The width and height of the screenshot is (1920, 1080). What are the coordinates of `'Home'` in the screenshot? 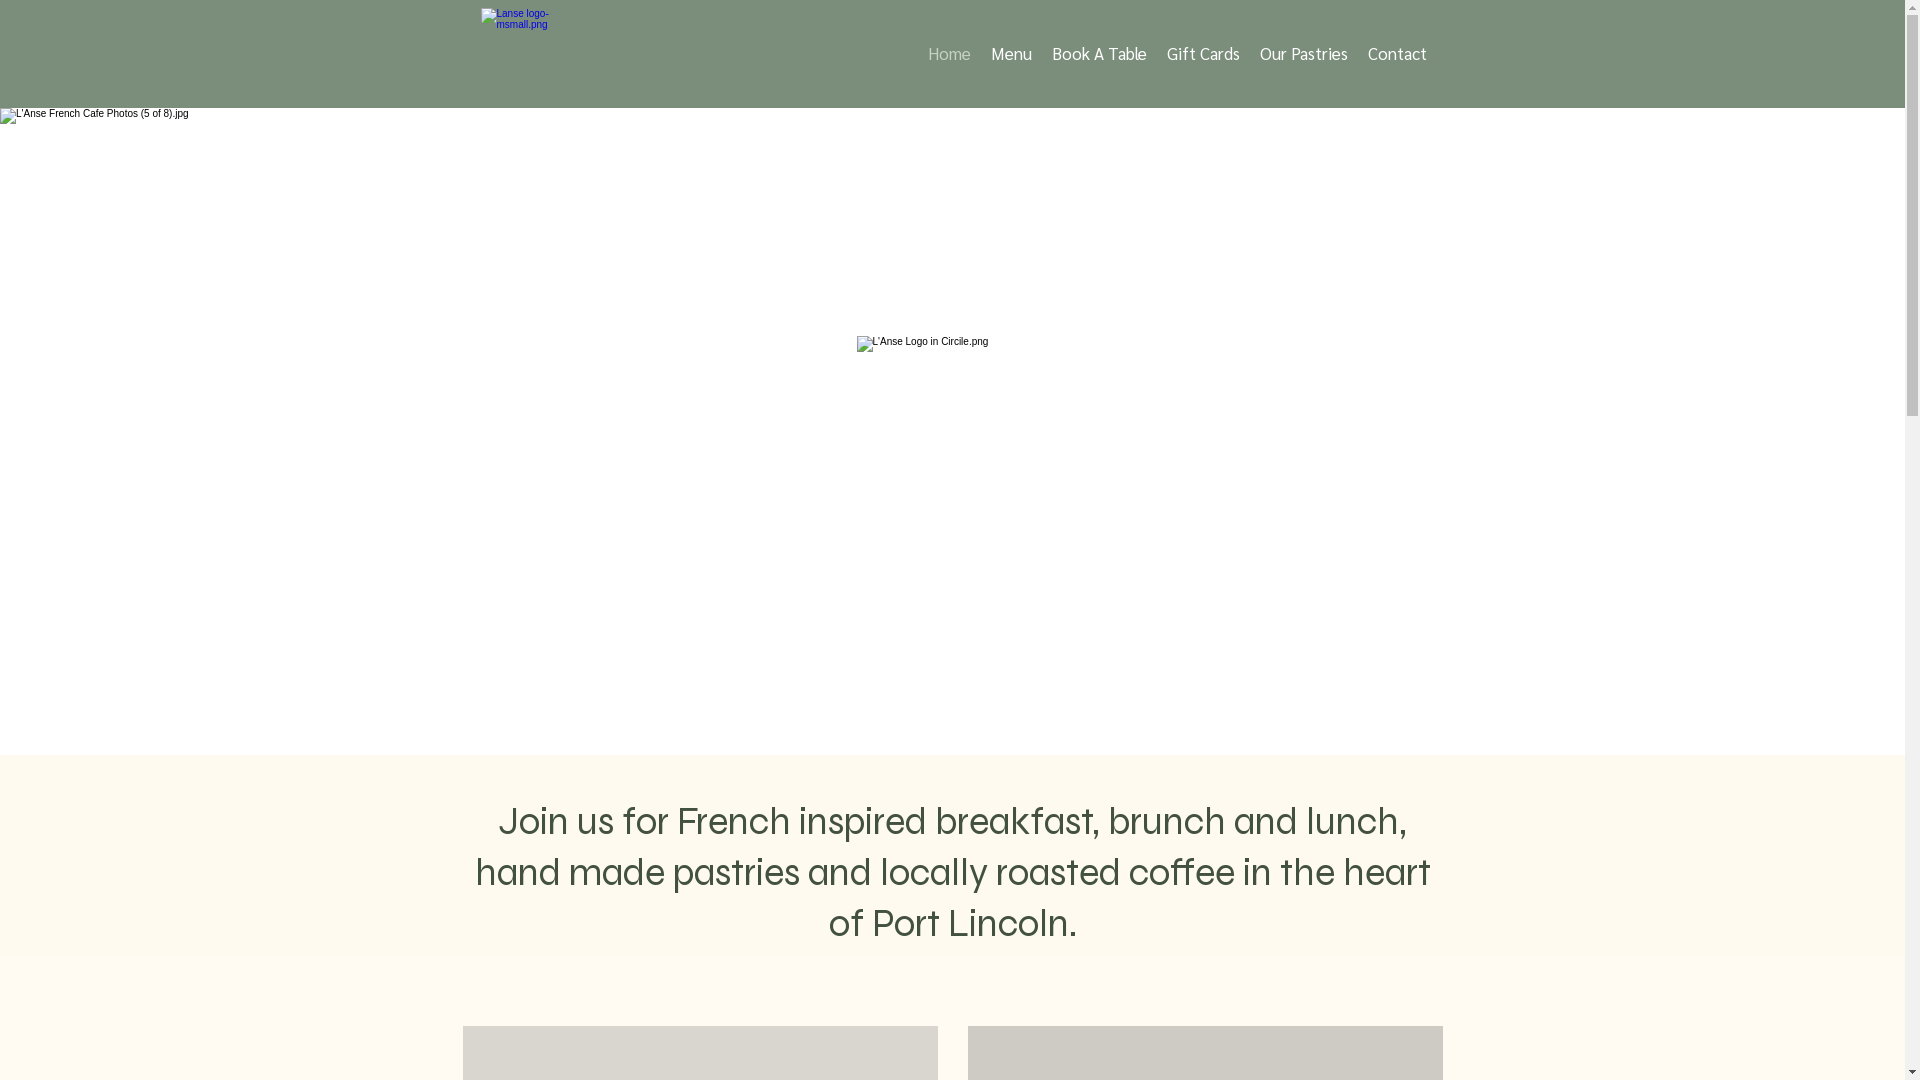 It's located at (948, 52).